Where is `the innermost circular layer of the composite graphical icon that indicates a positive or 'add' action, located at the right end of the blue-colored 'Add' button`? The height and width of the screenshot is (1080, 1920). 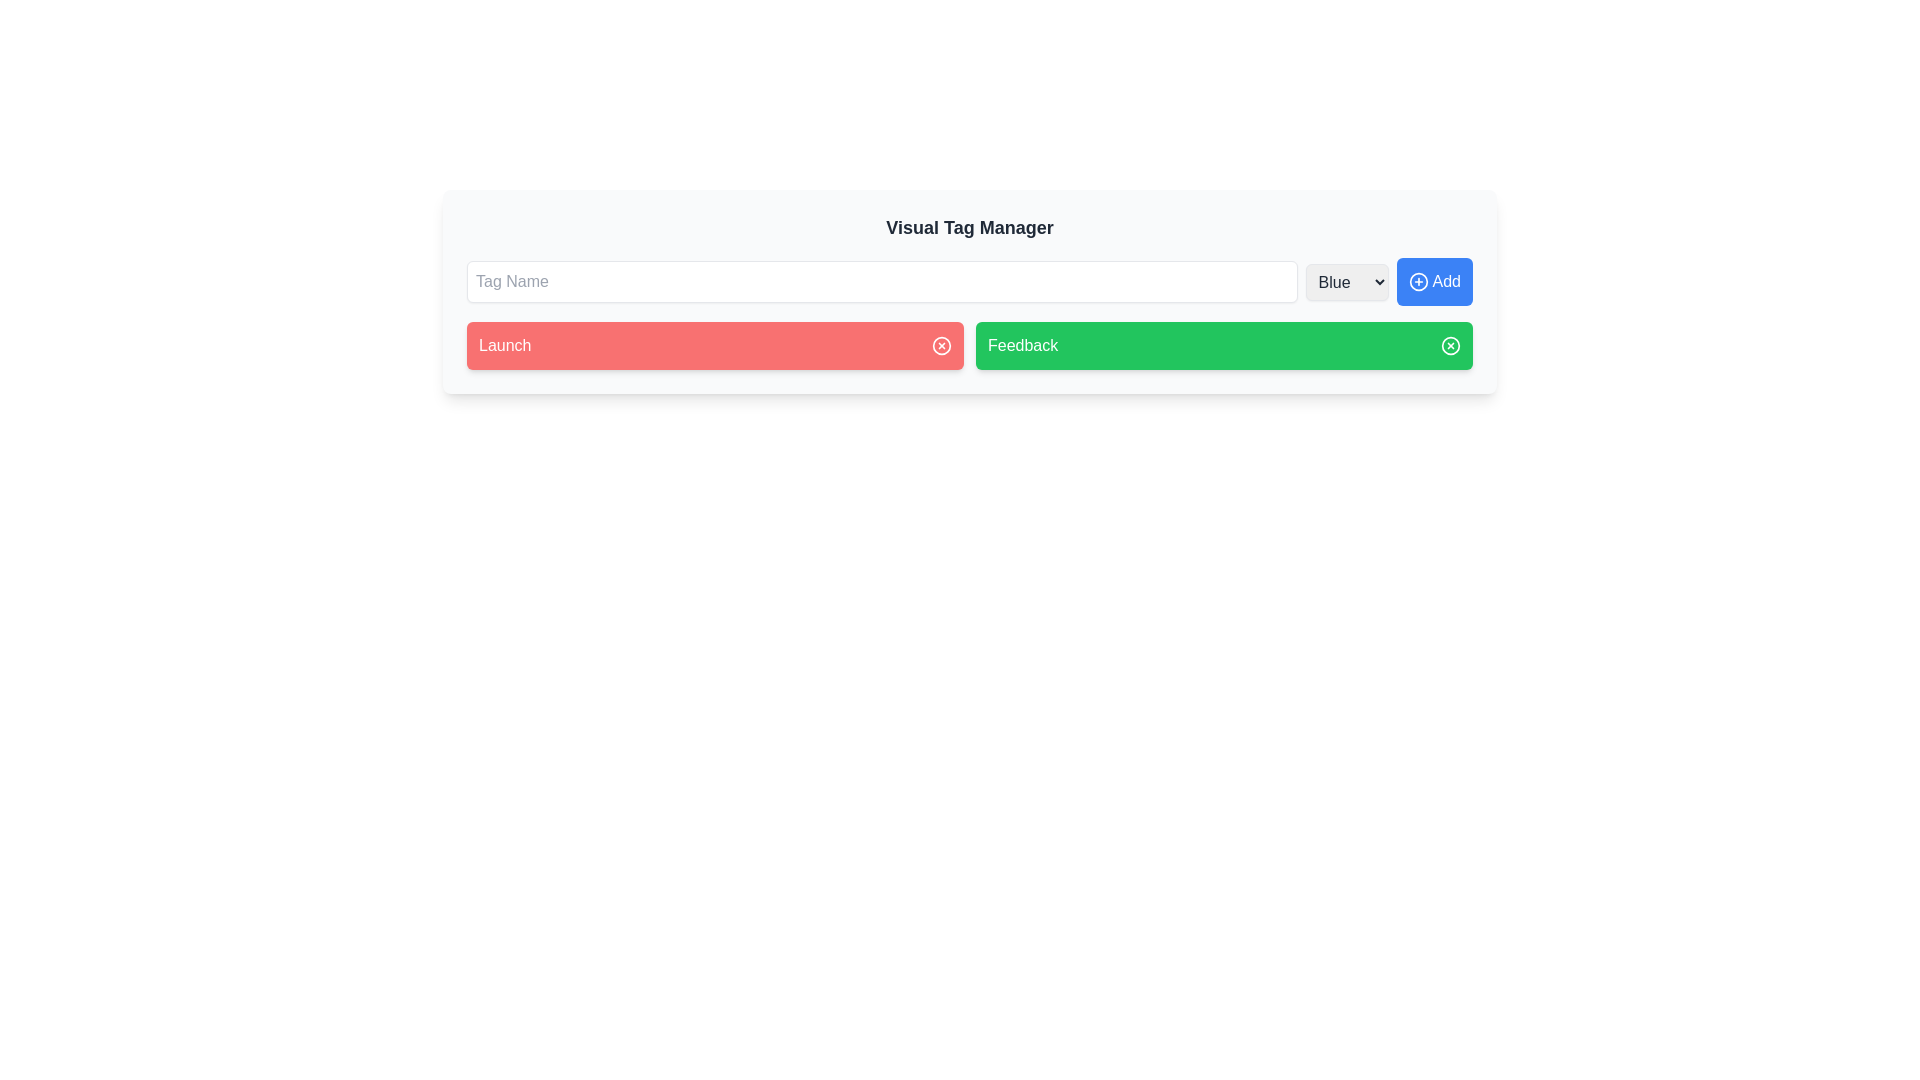
the innermost circular layer of the composite graphical icon that indicates a positive or 'add' action, located at the right end of the blue-colored 'Add' button is located at coordinates (1417, 281).